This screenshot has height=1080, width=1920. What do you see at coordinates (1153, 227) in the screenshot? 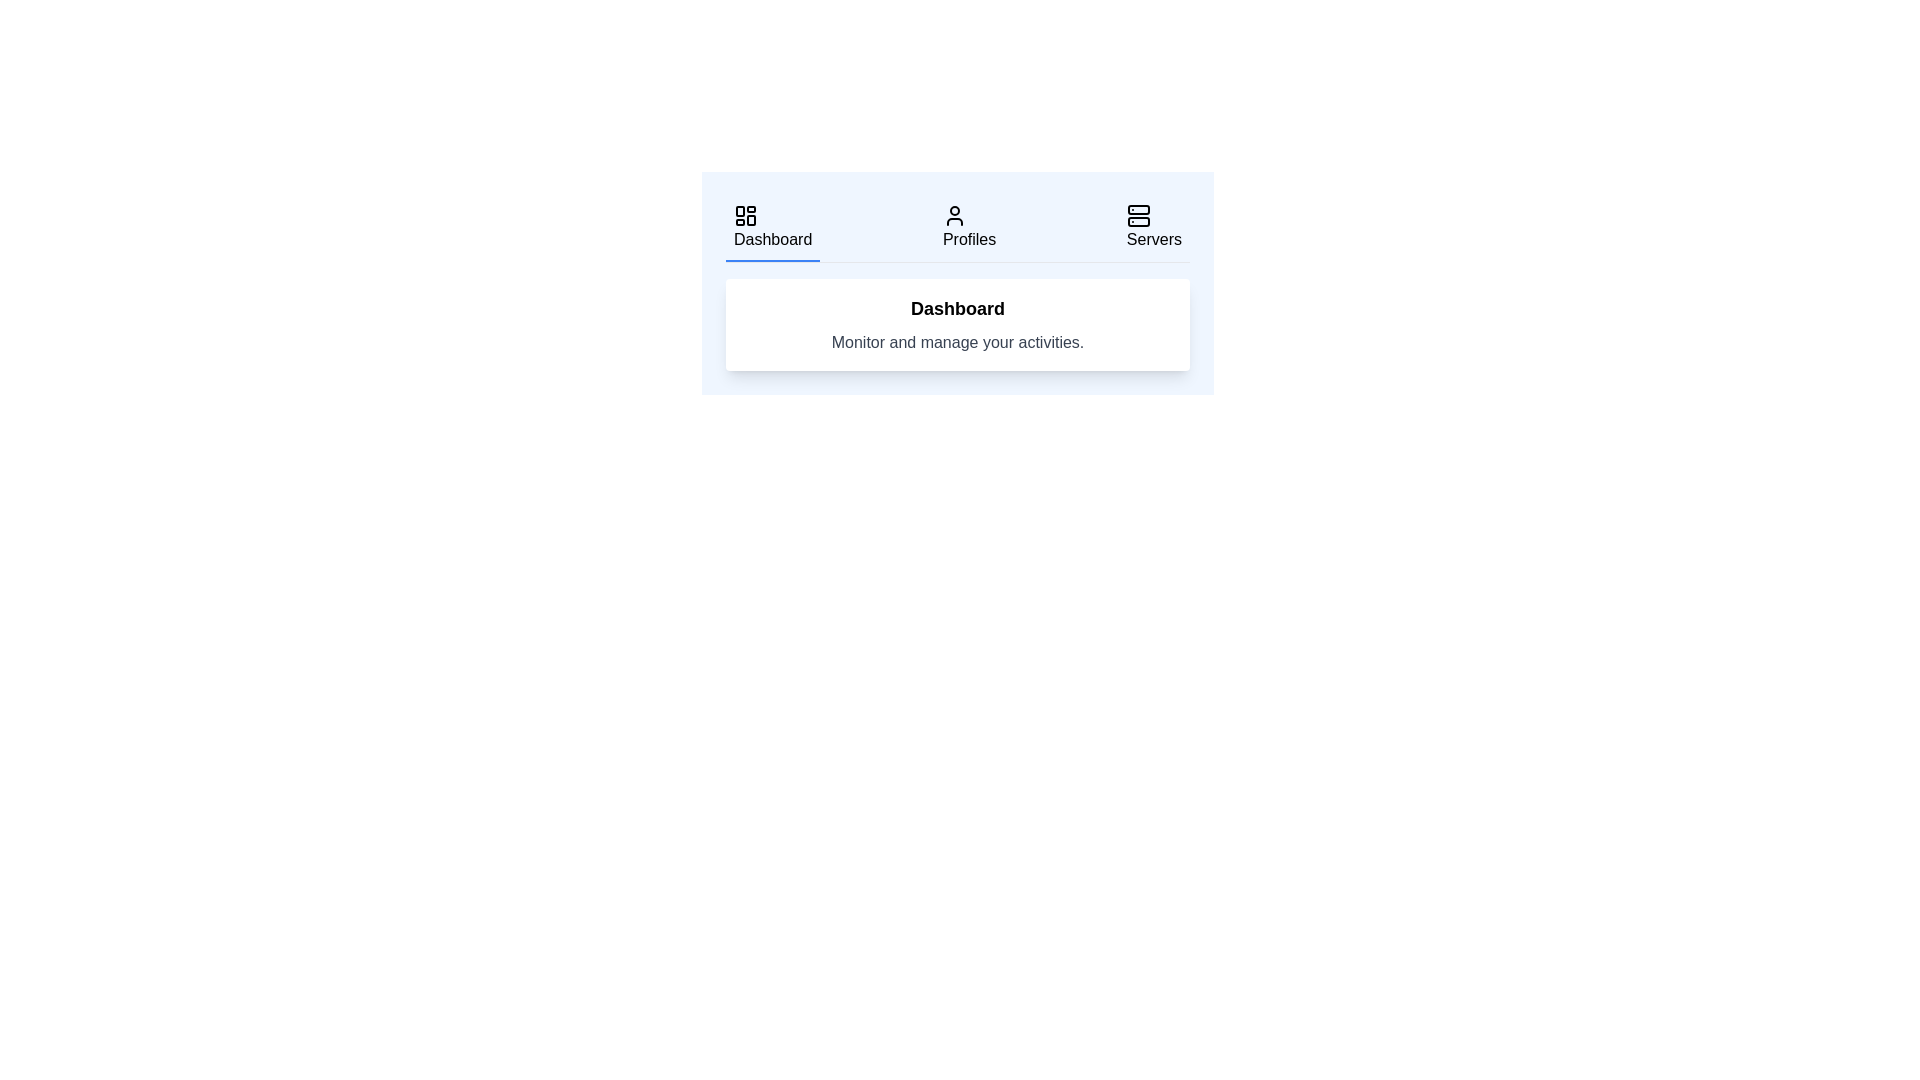
I see `the tab labeled Servers` at bounding box center [1153, 227].